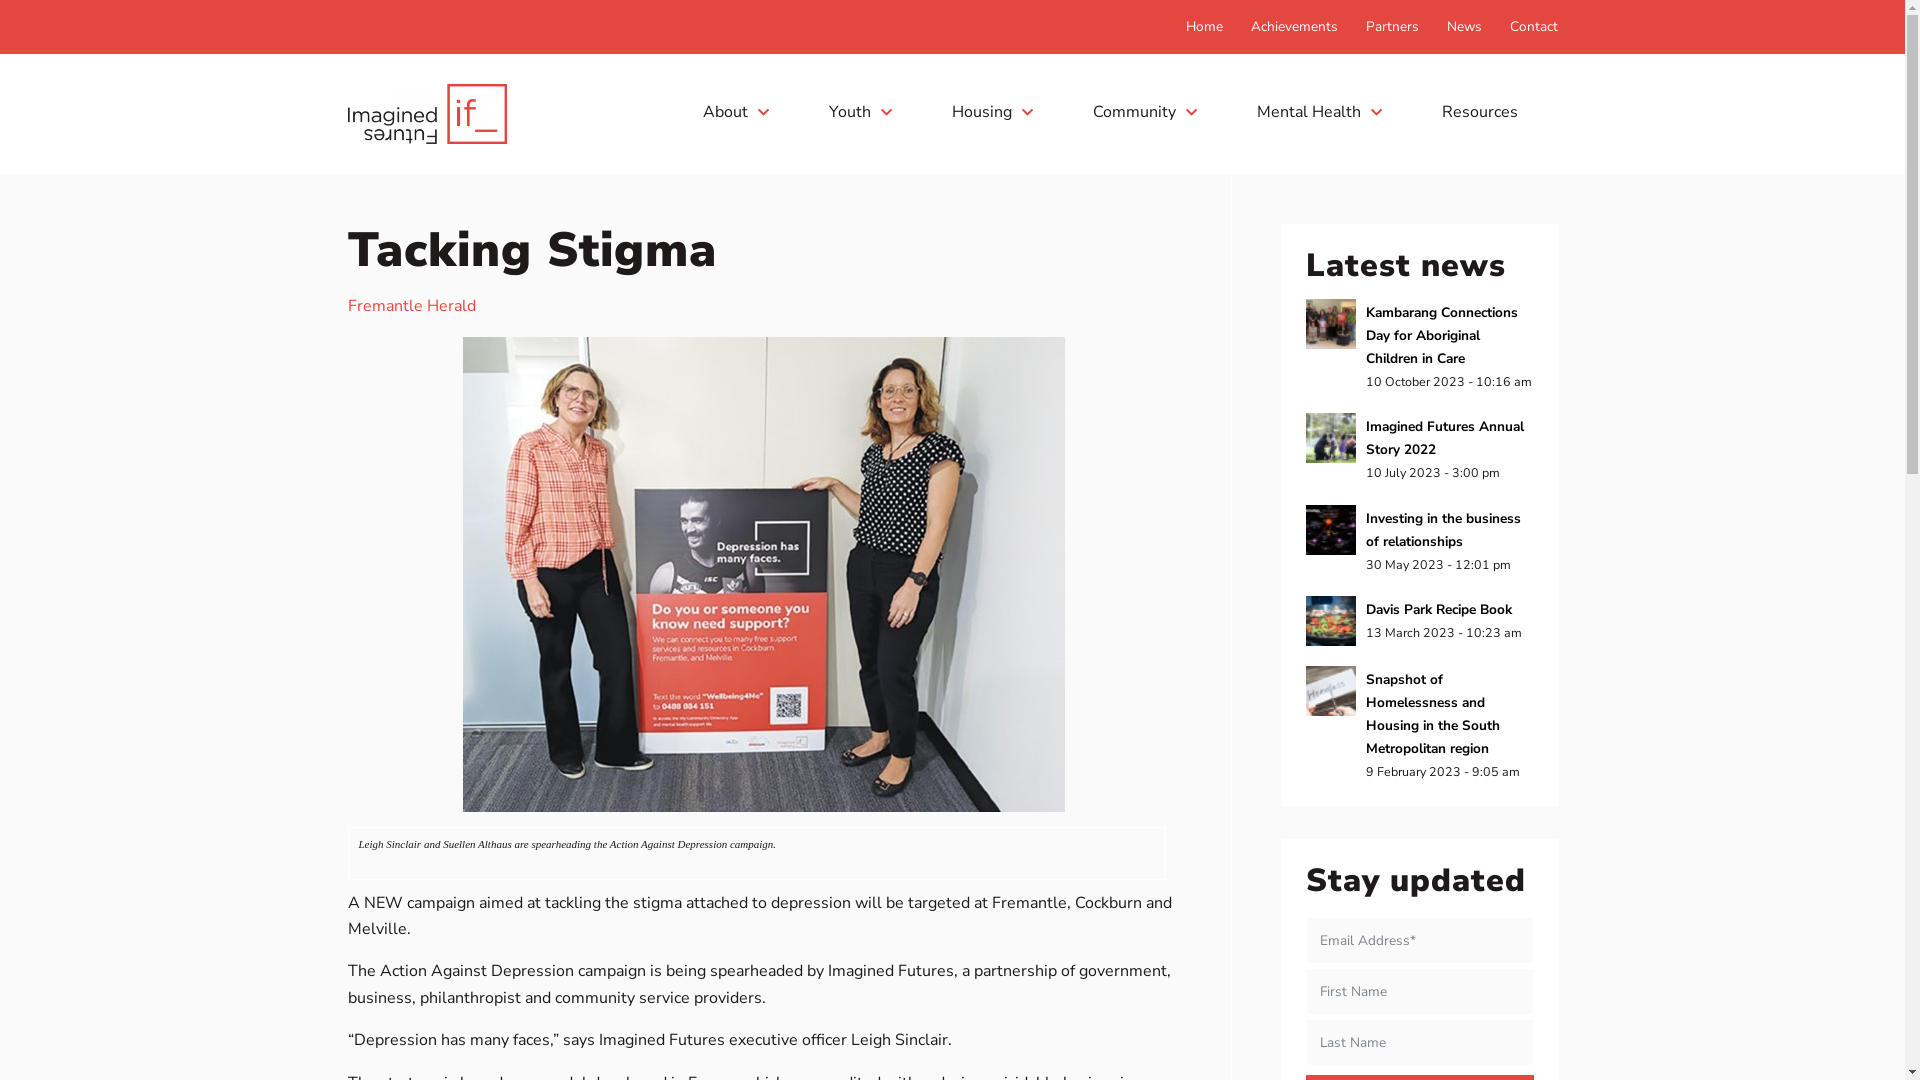 Image resolution: width=1920 pixels, height=1080 pixels. Describe the element at coordinates (1143, 111) in the screenshot. I see `'Community'` at that location.